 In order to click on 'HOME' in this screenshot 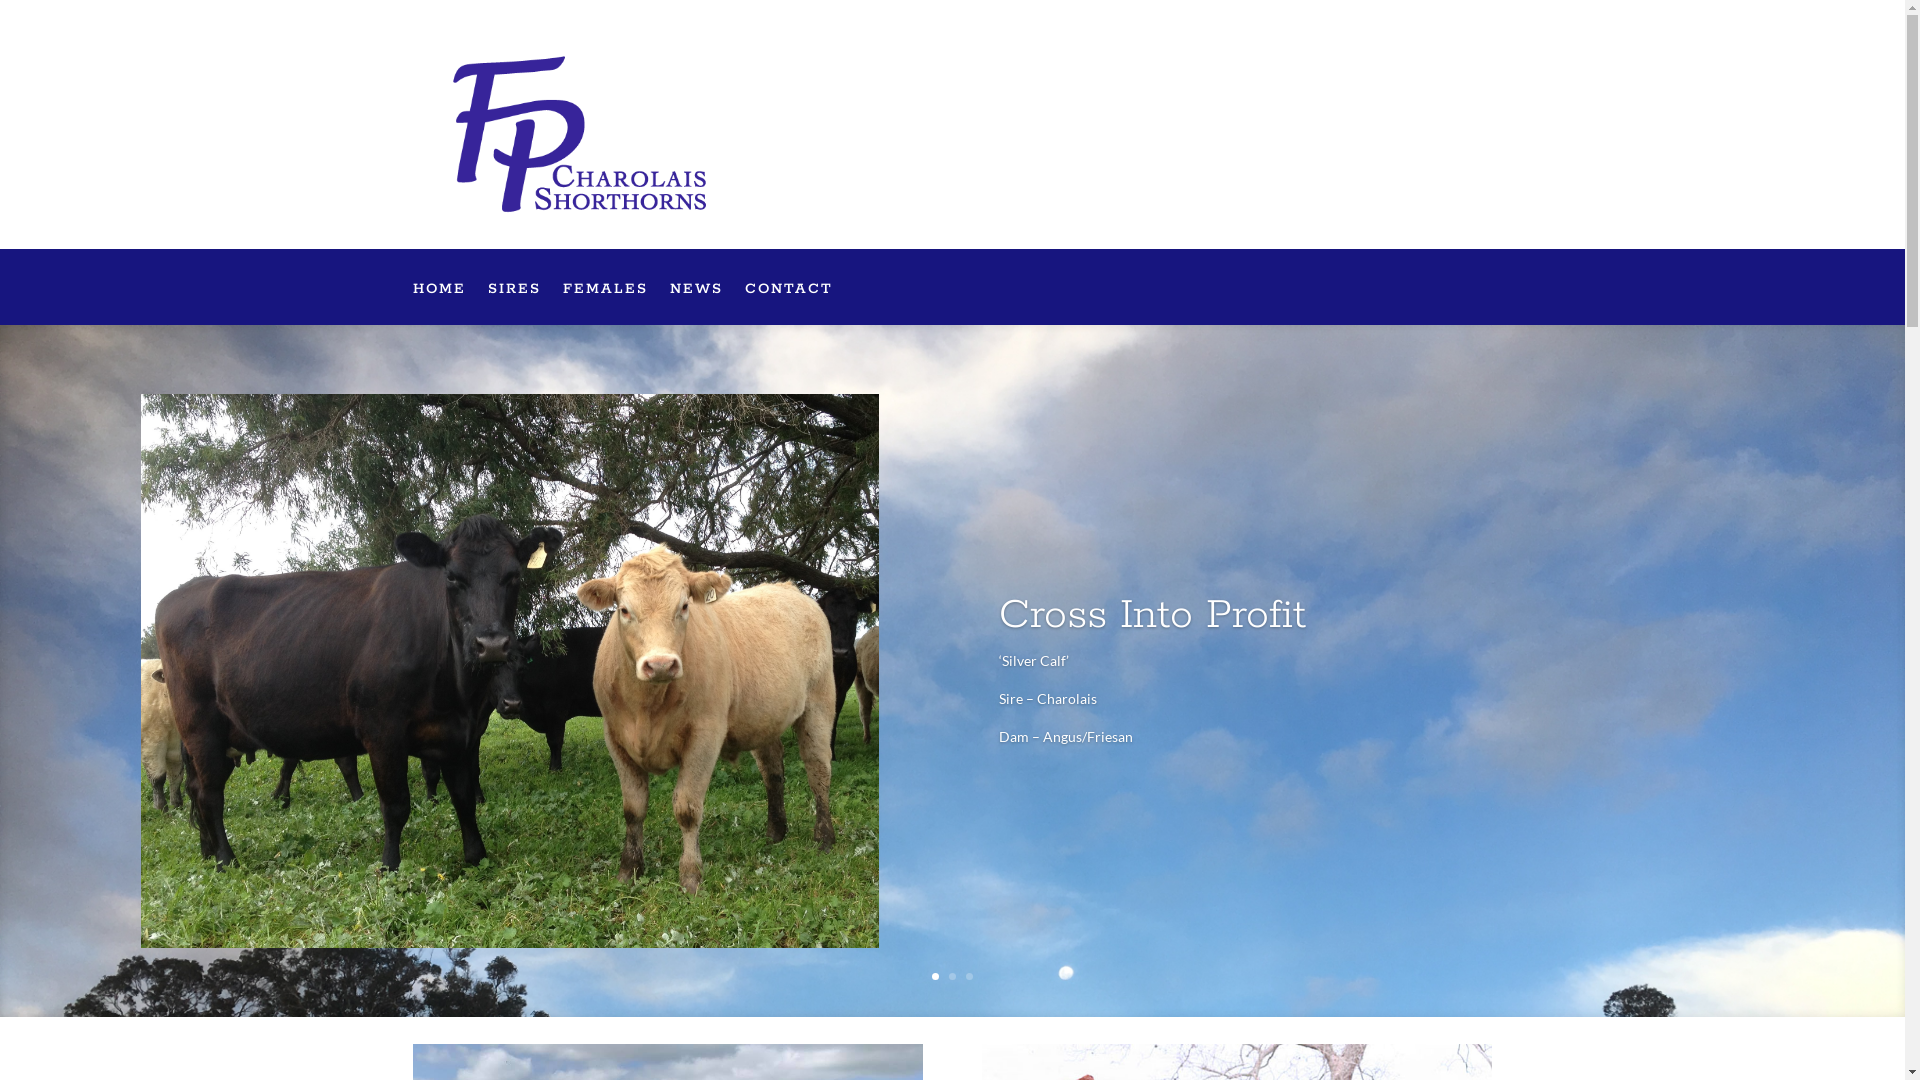, I will do `click(411, 303)`.